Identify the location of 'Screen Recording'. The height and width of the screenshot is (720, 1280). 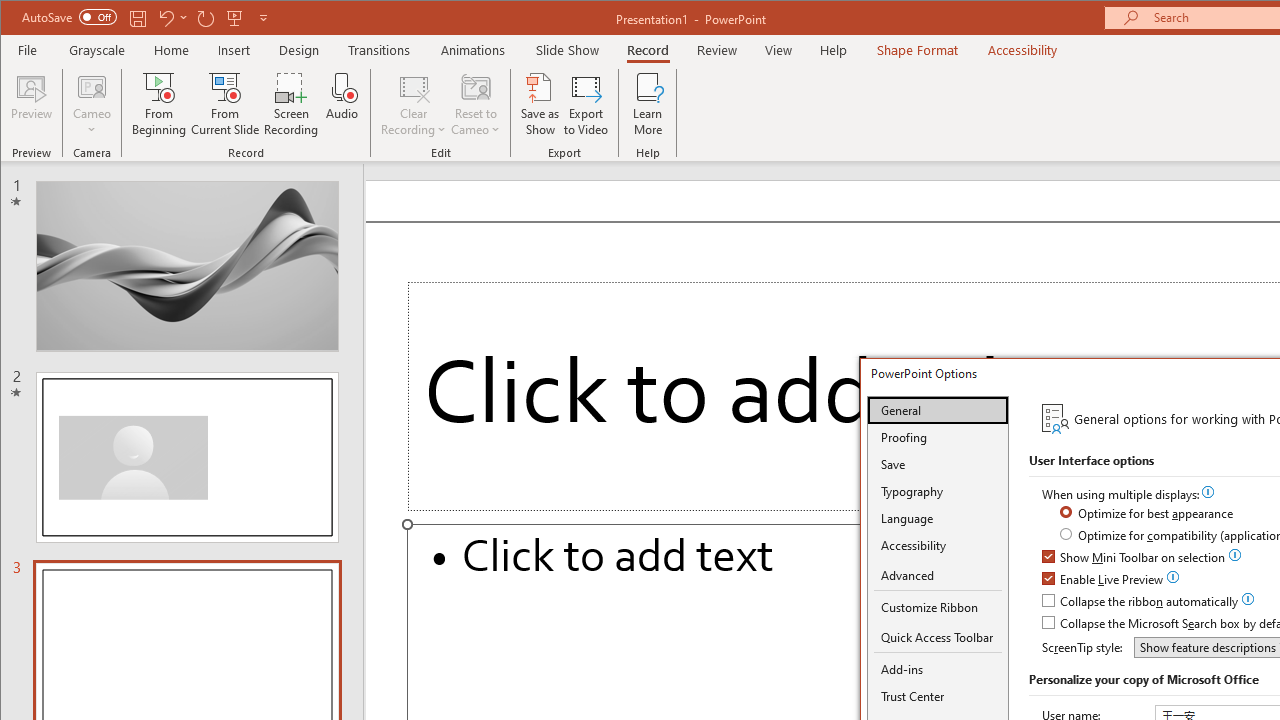
(290, 104).